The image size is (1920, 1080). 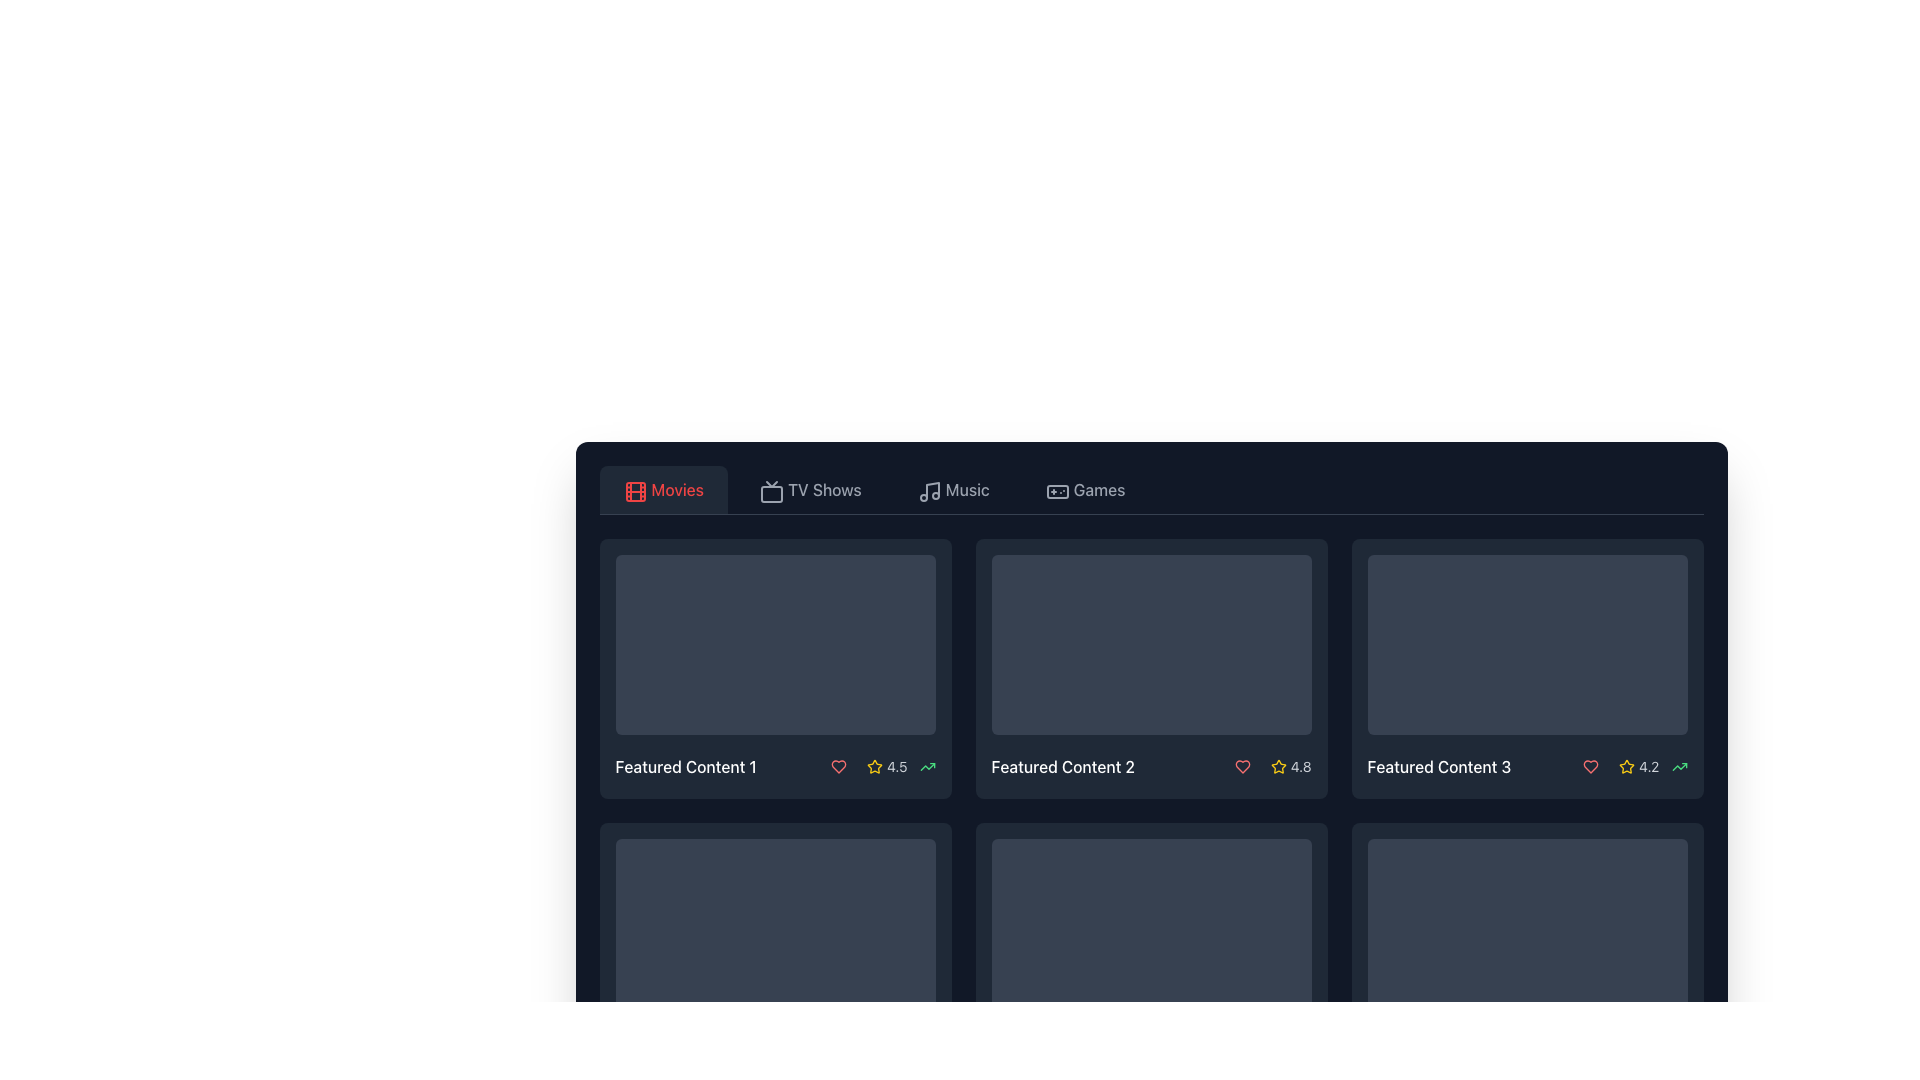 I want to click on the SVG rectangle with rounded corners located in the top-left corner of the 'Movies' section button in the top bar of the interface, so click(x=634, y=492).